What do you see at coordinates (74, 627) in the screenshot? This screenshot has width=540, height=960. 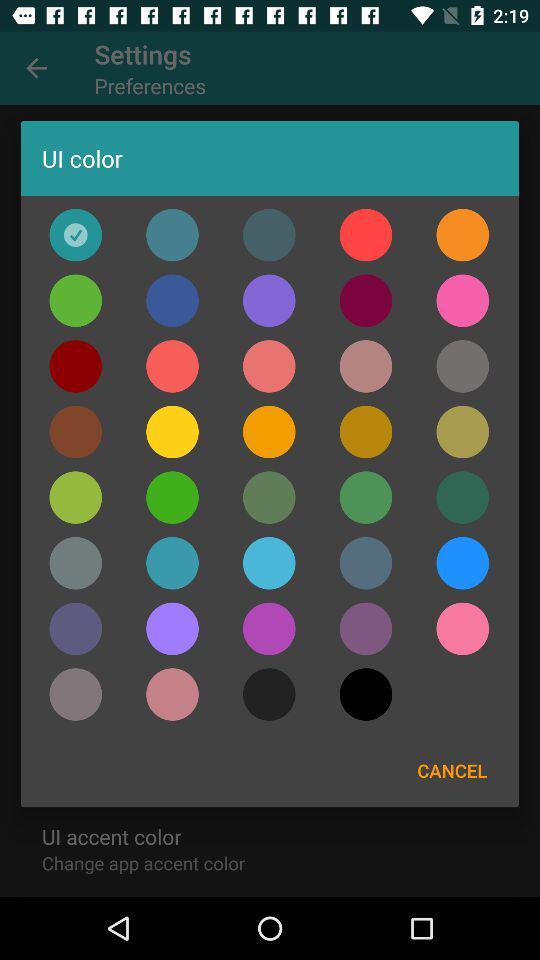 I see `choose color option` at bounding box center [74, 627].